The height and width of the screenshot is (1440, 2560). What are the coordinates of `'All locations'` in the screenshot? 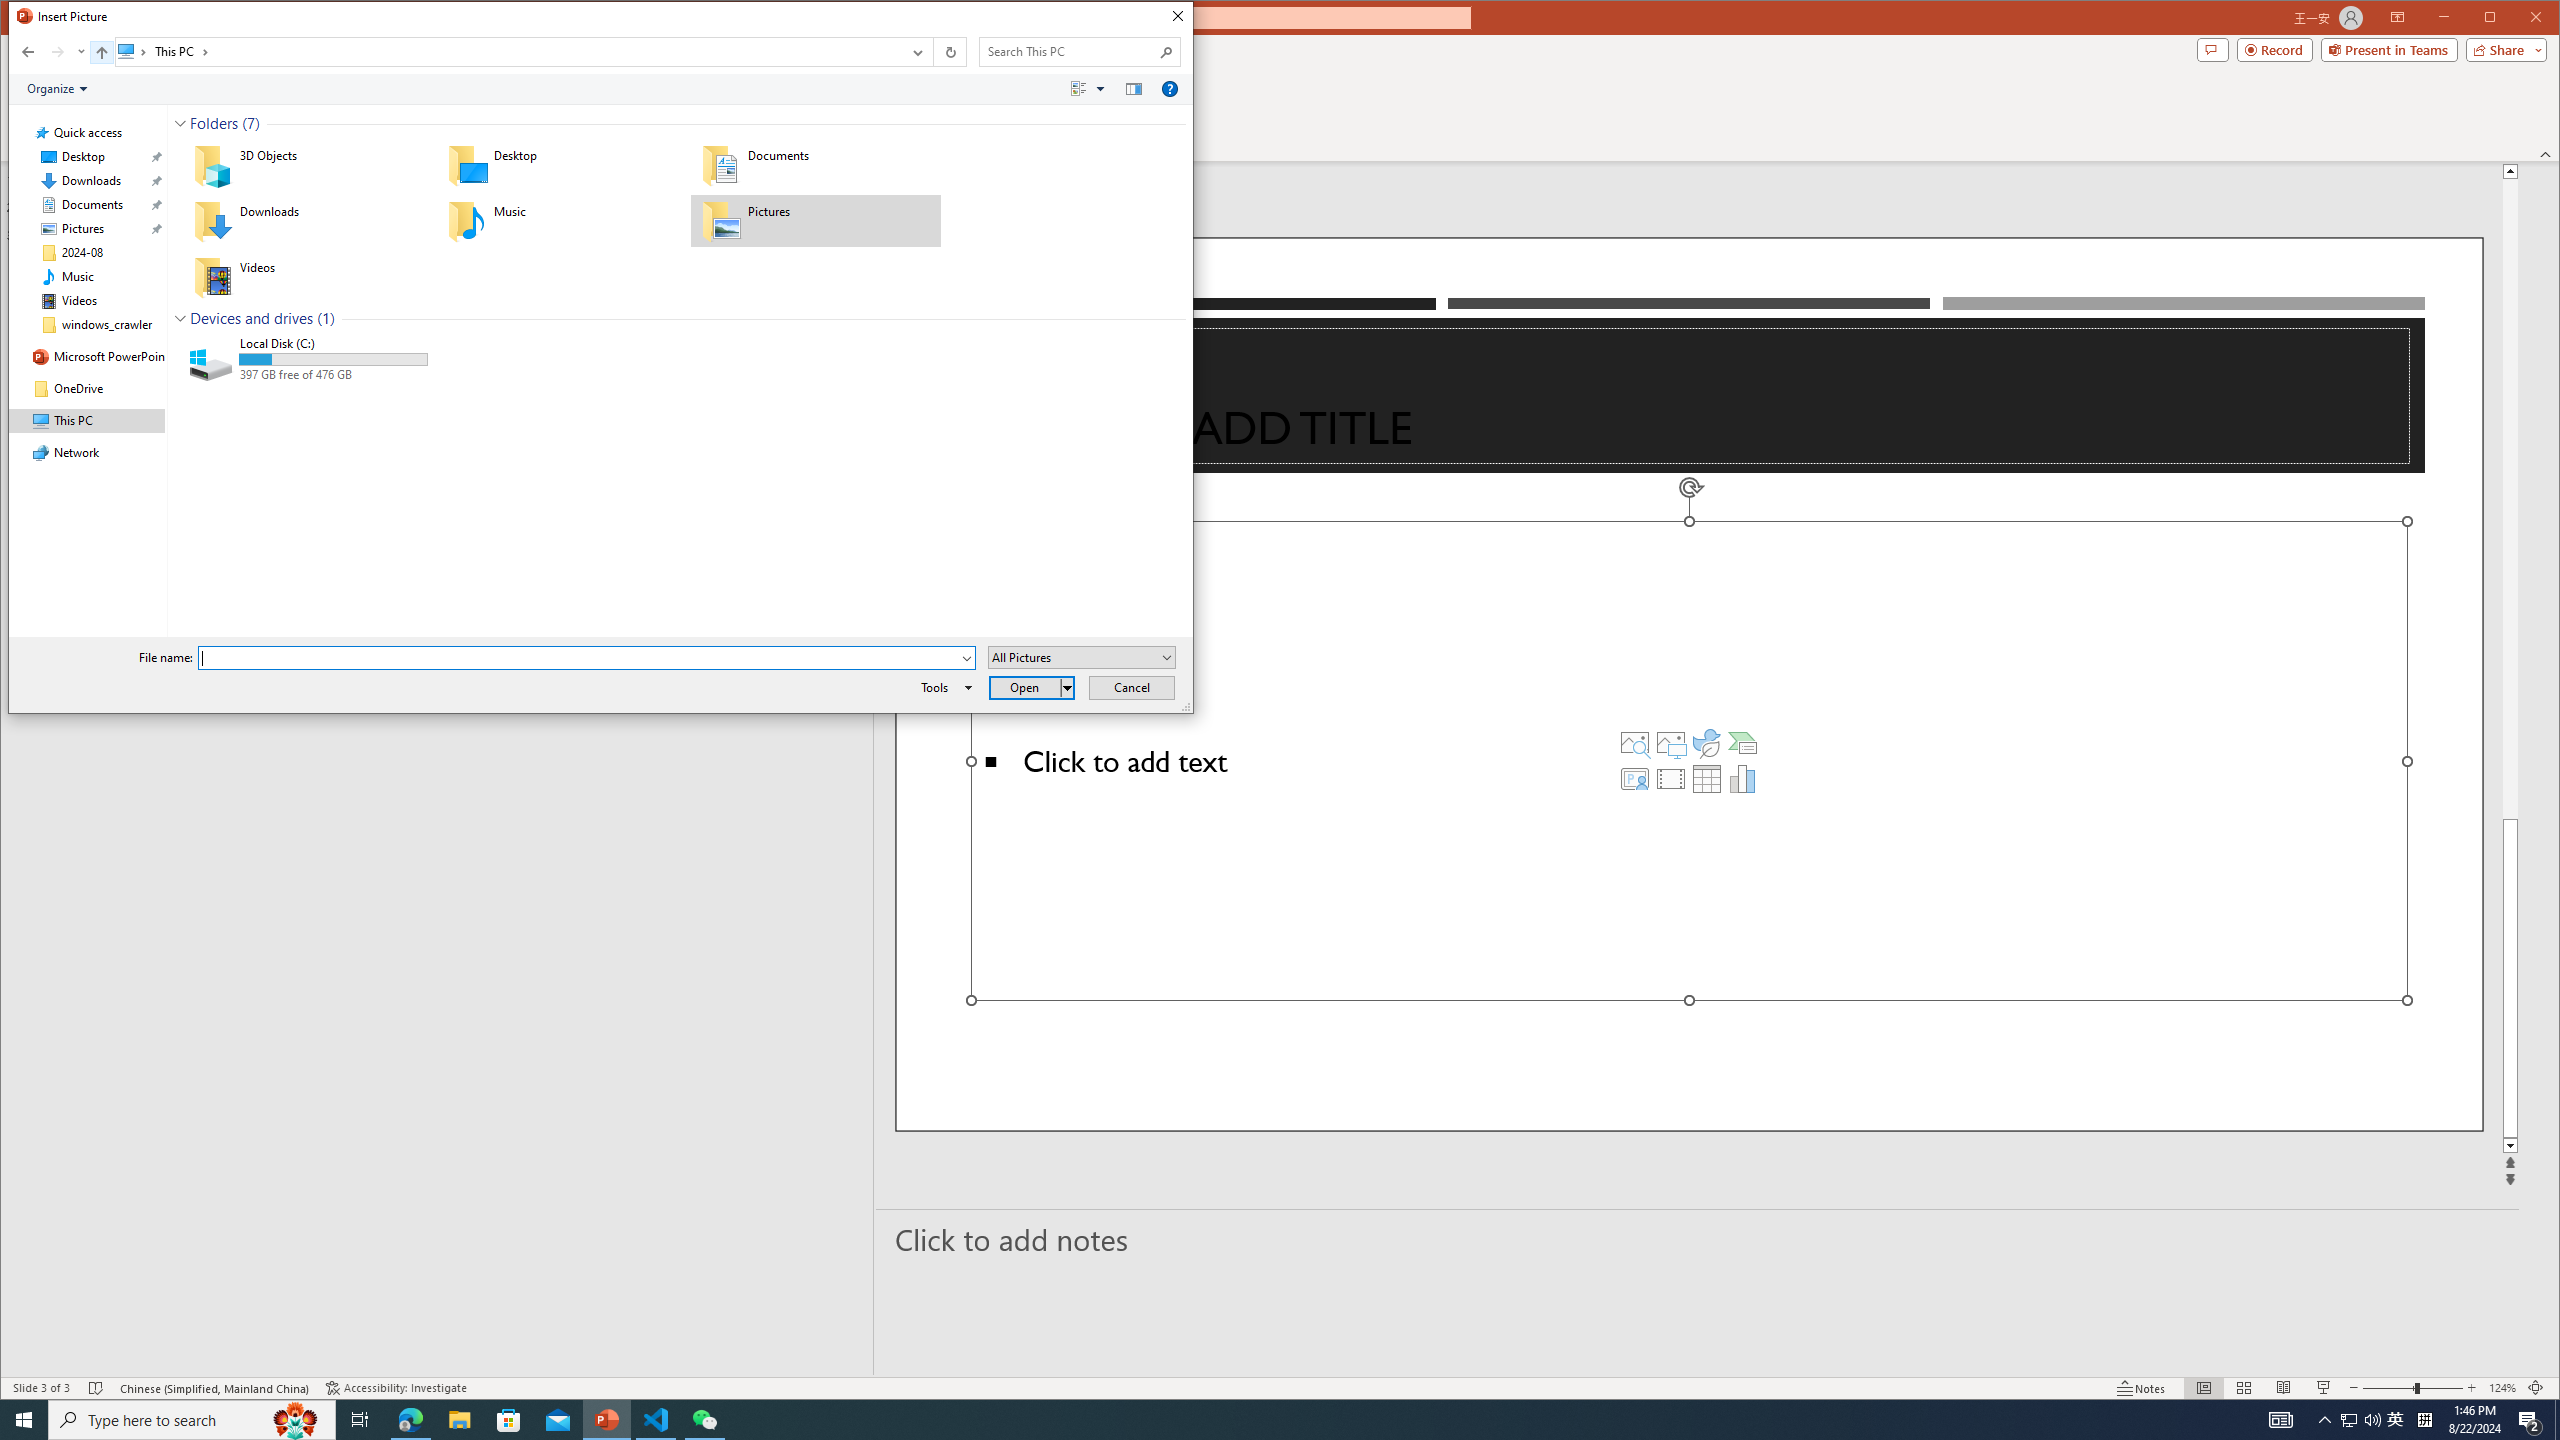 It's located at (133, 50).